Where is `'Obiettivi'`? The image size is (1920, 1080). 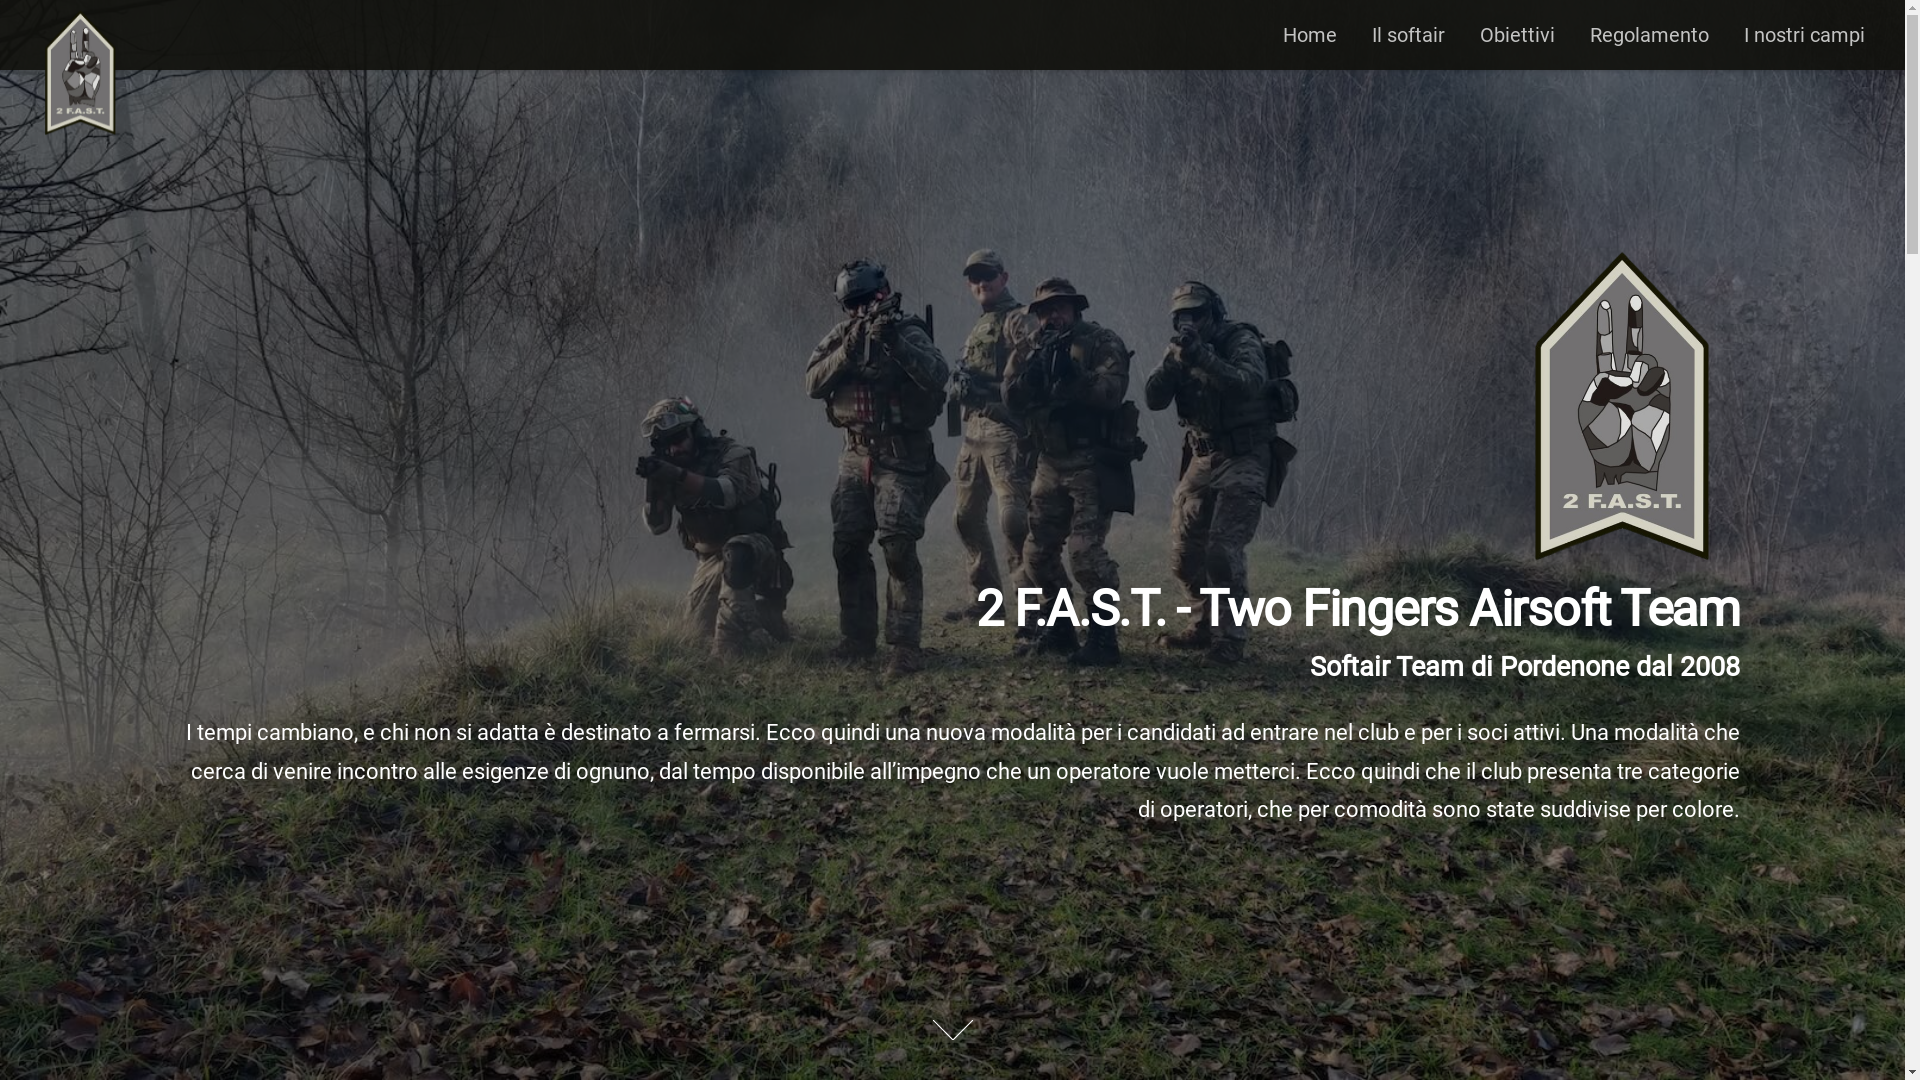 'Obiettivi' is located at coordinates (1517, 34).